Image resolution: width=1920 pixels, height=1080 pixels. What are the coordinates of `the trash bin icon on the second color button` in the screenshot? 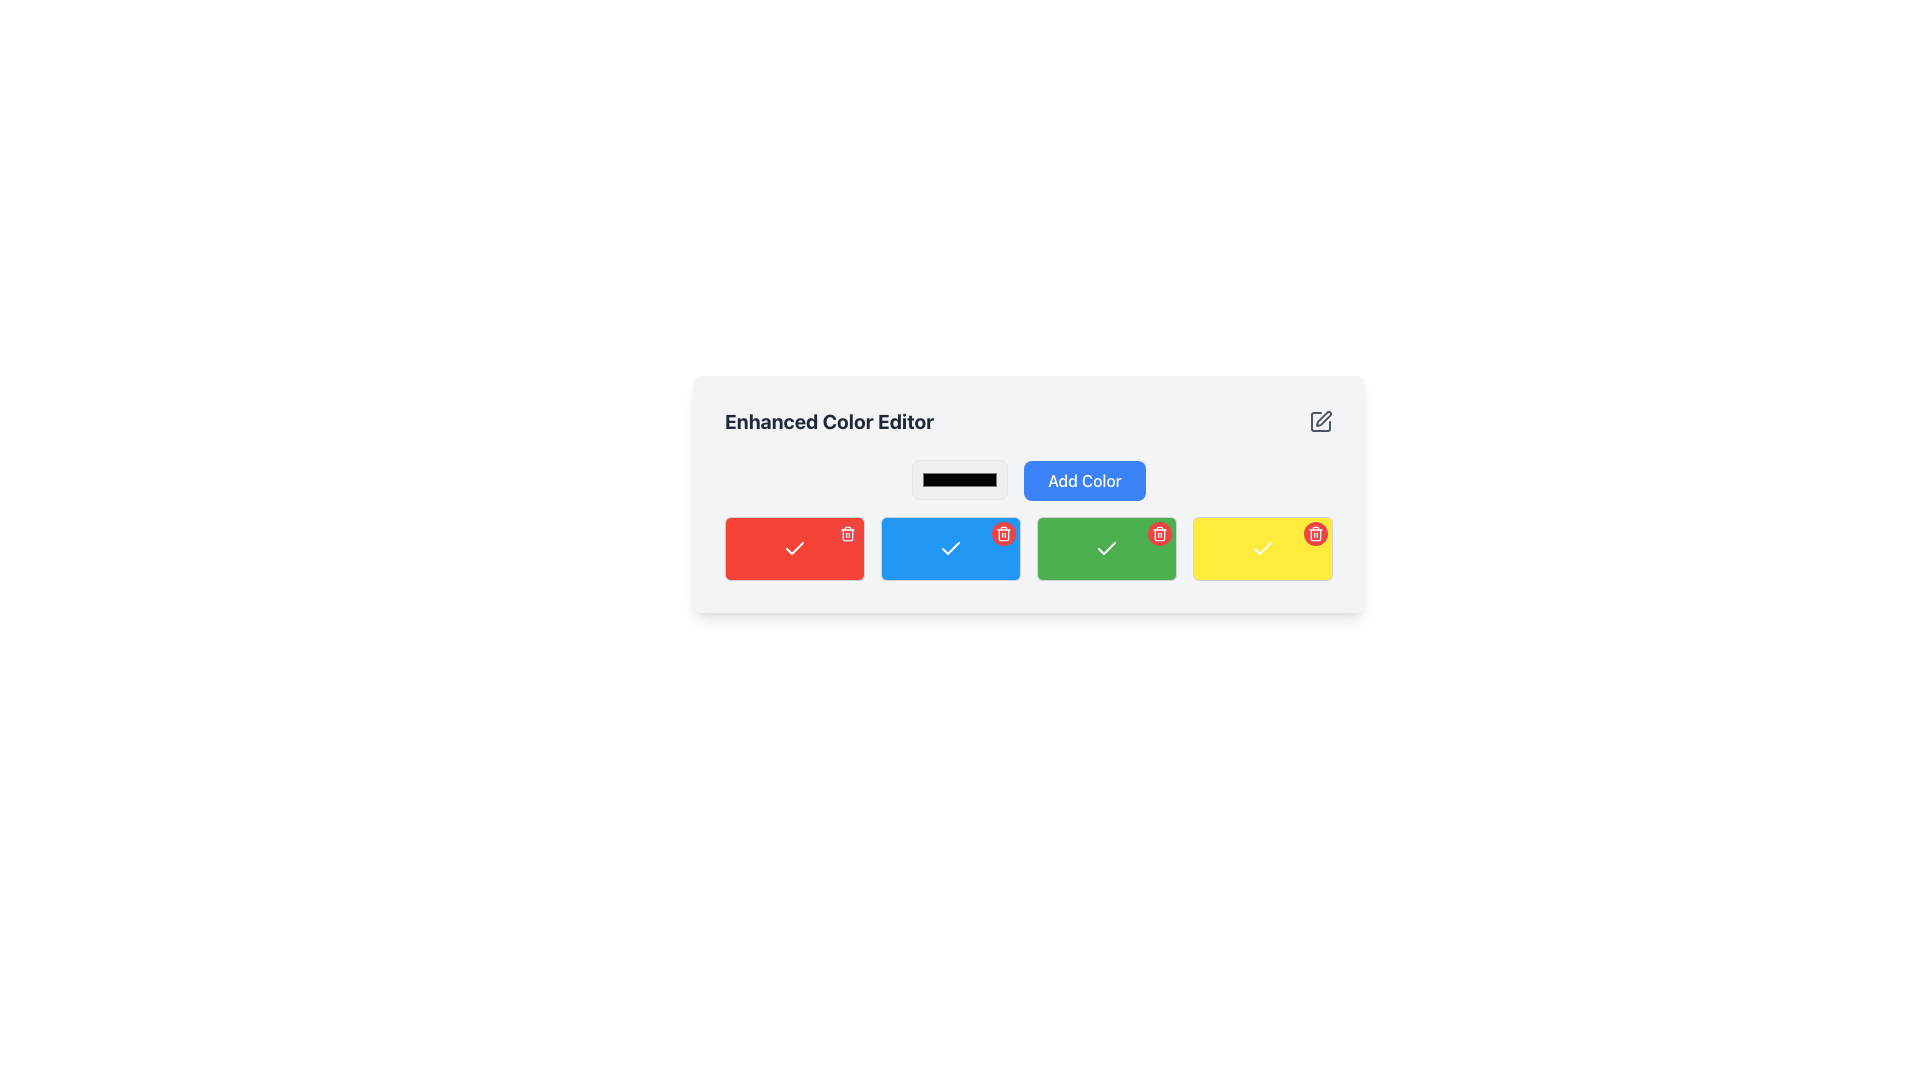 It's located at (949, 548).